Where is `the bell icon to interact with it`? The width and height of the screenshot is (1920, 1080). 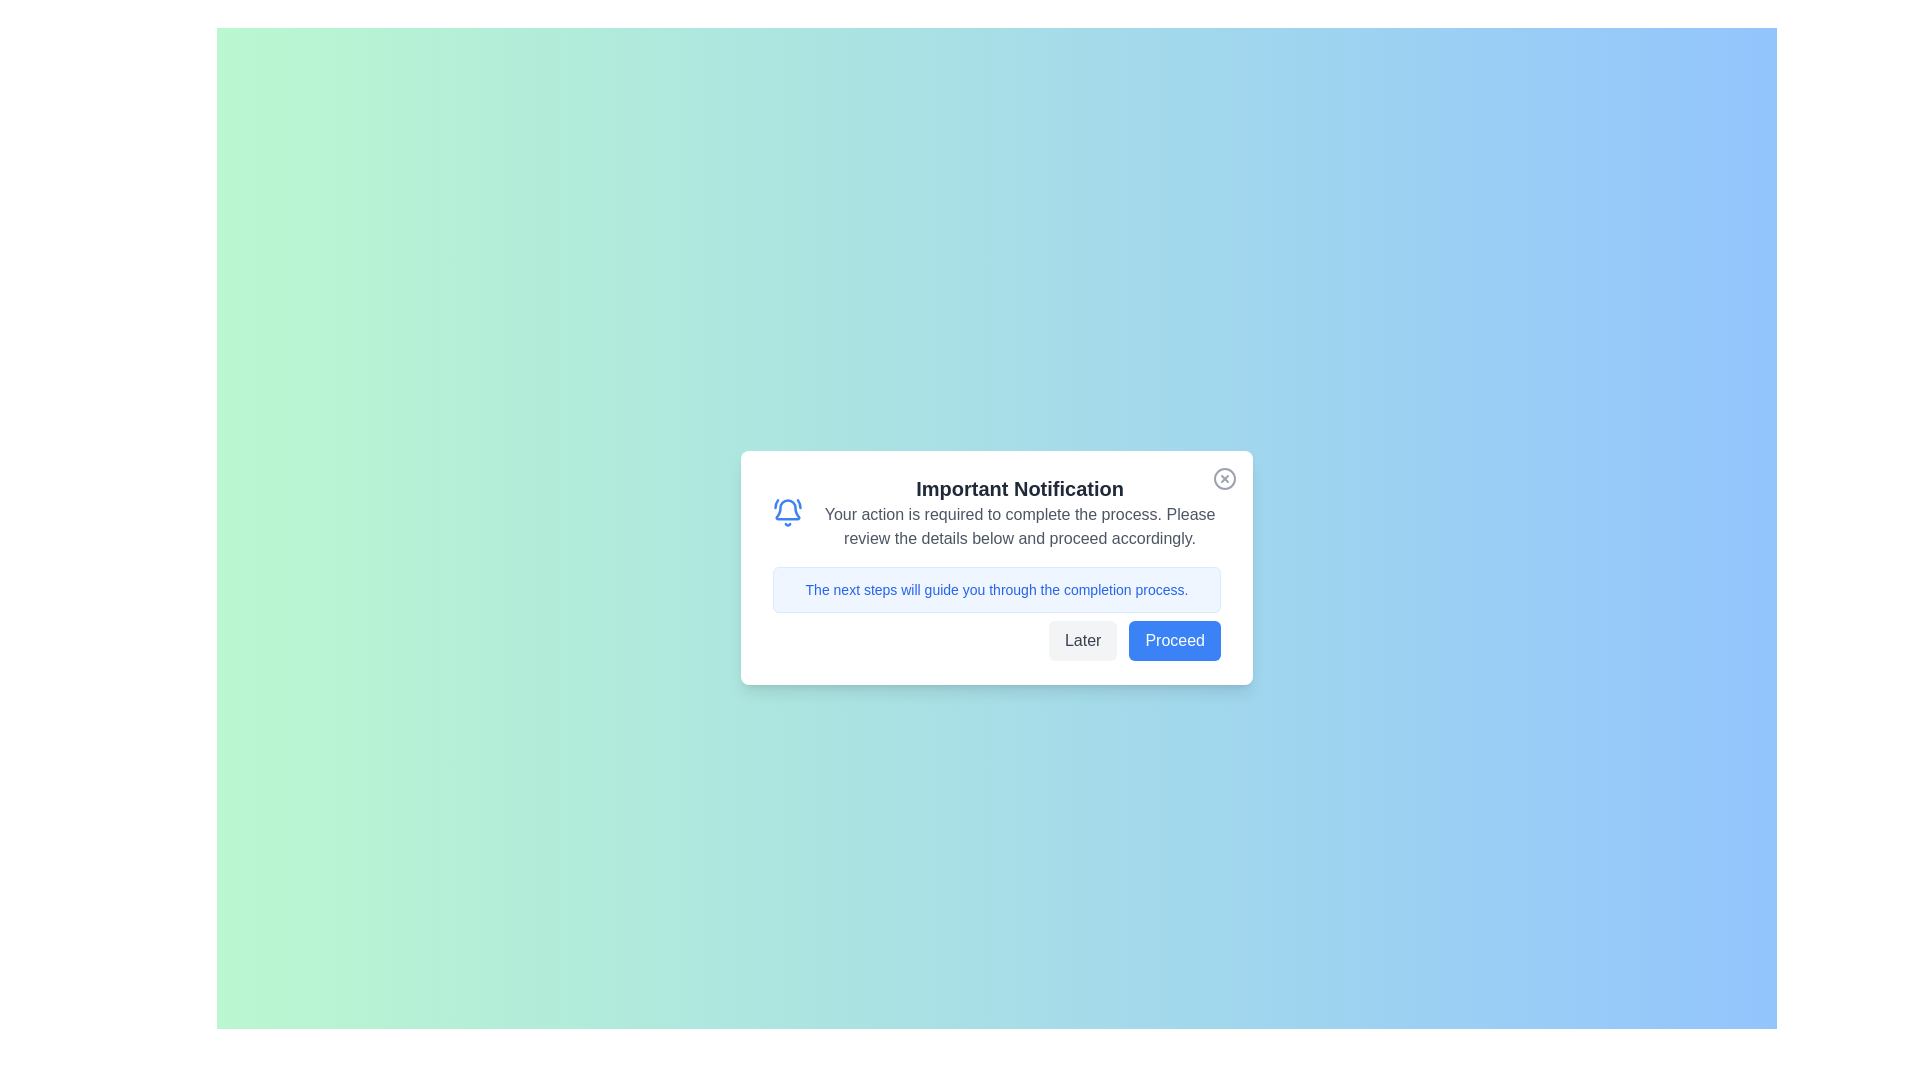
the bell icon to interact with it is located at coordinates (786, 512).